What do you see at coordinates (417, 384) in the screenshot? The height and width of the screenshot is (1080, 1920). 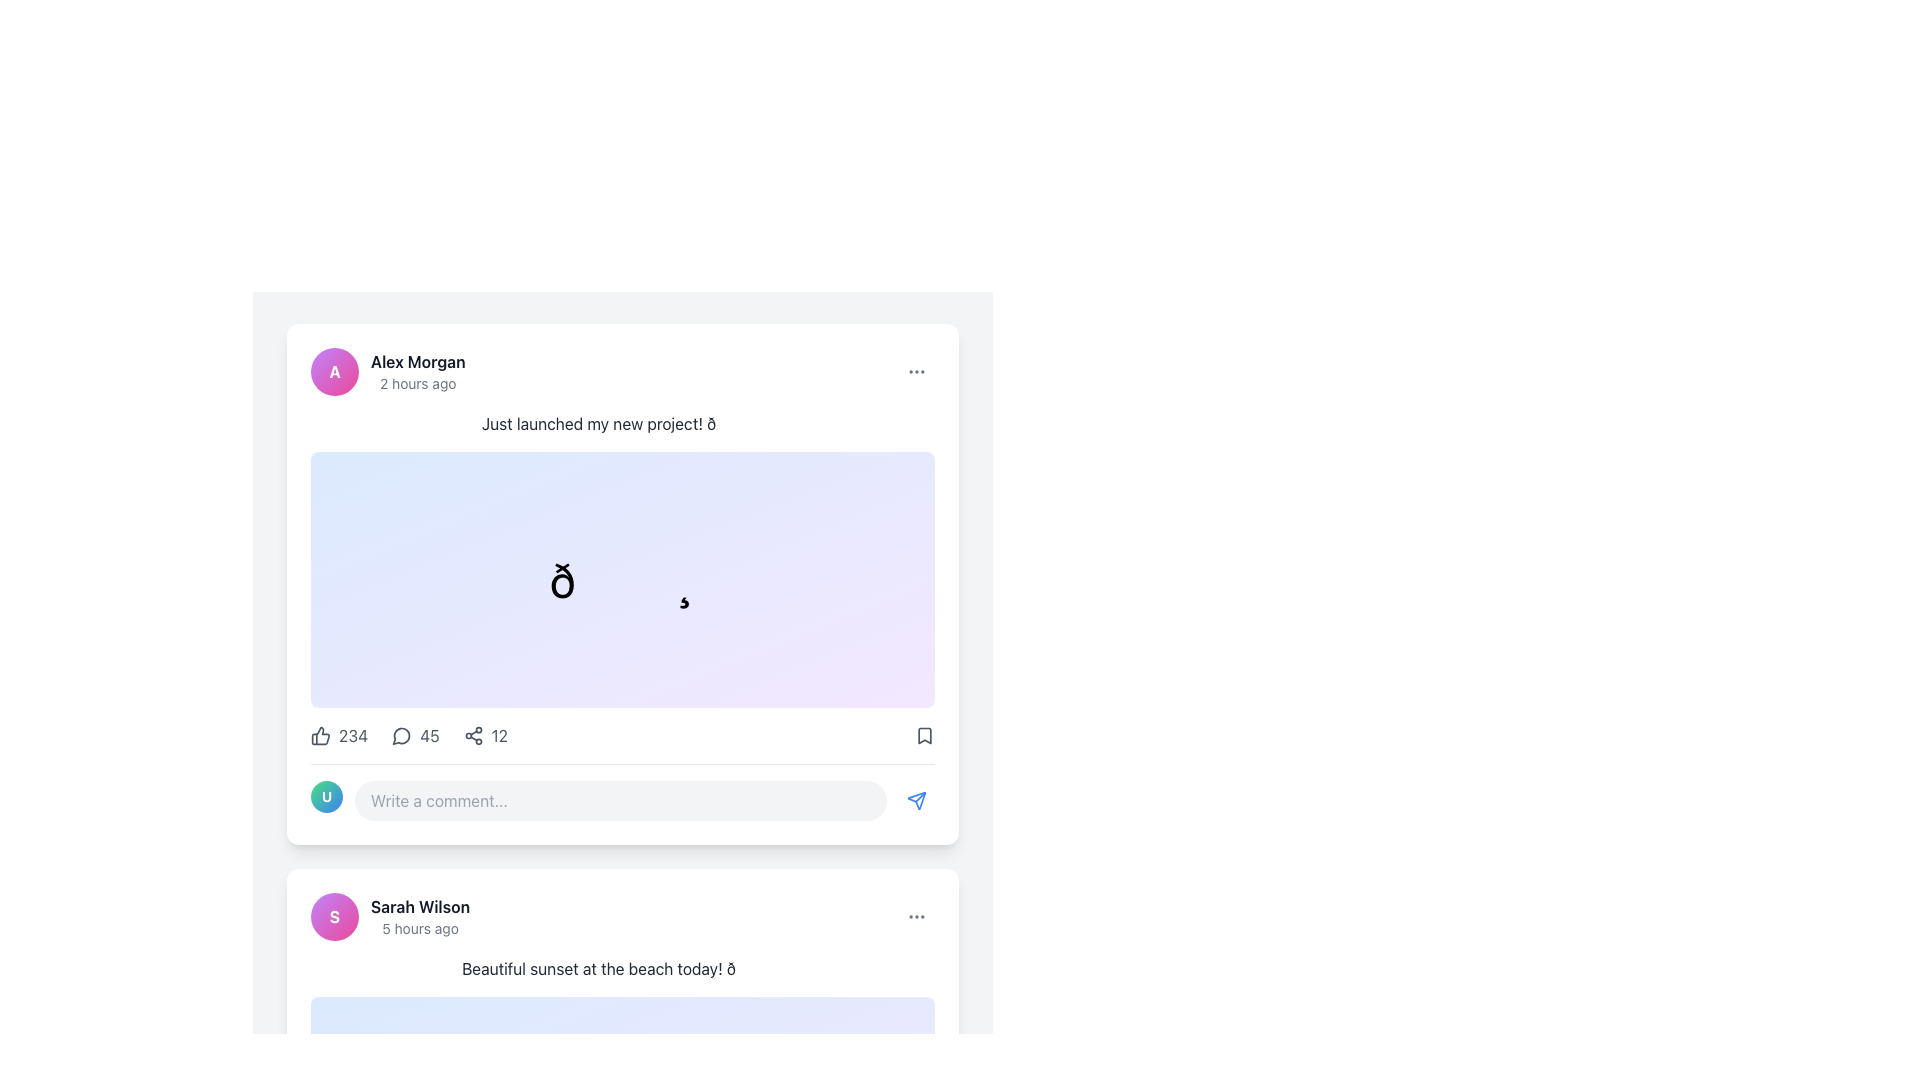 I see `the Text label displaying '2 hours ago', which is located below the name 'Alex Morgan'` at bounding box center [417, 384].